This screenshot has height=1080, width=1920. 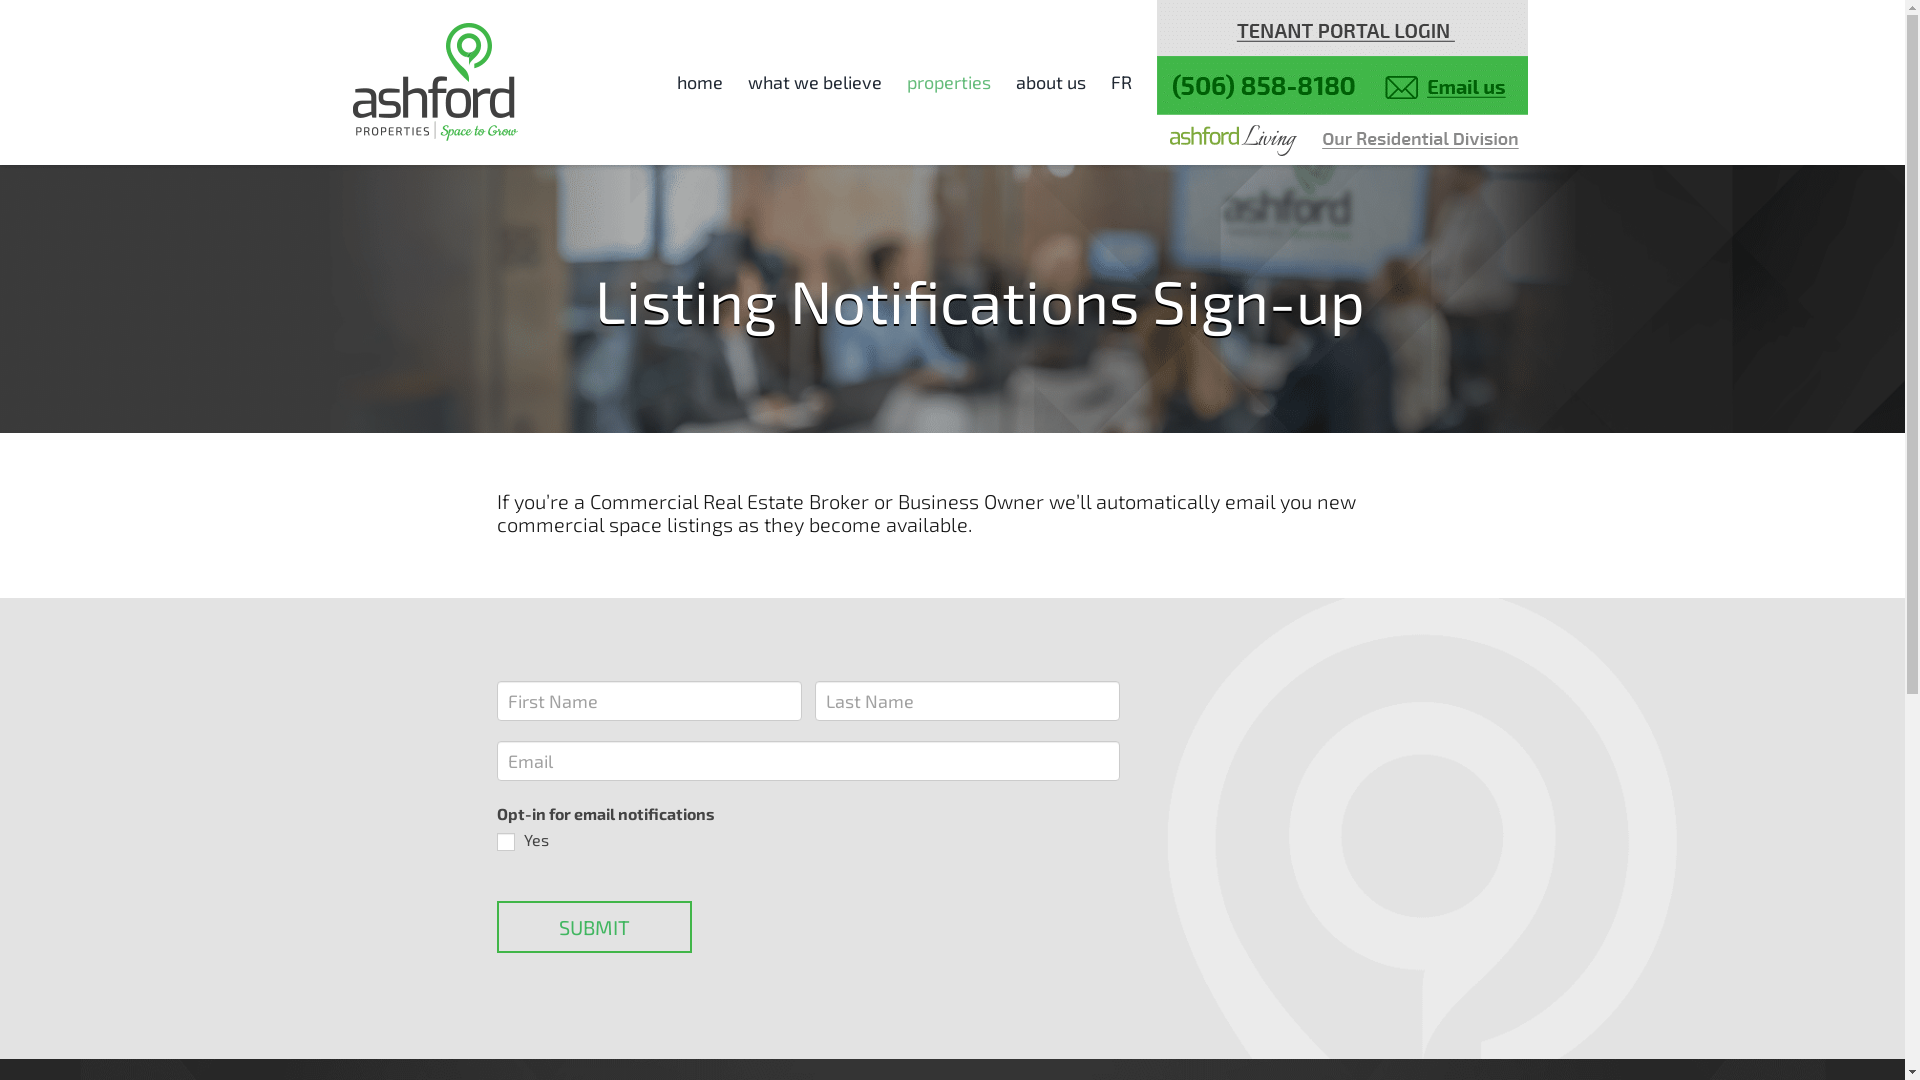 I want to click on 'SUBMIT', so click(x=592, y=926).